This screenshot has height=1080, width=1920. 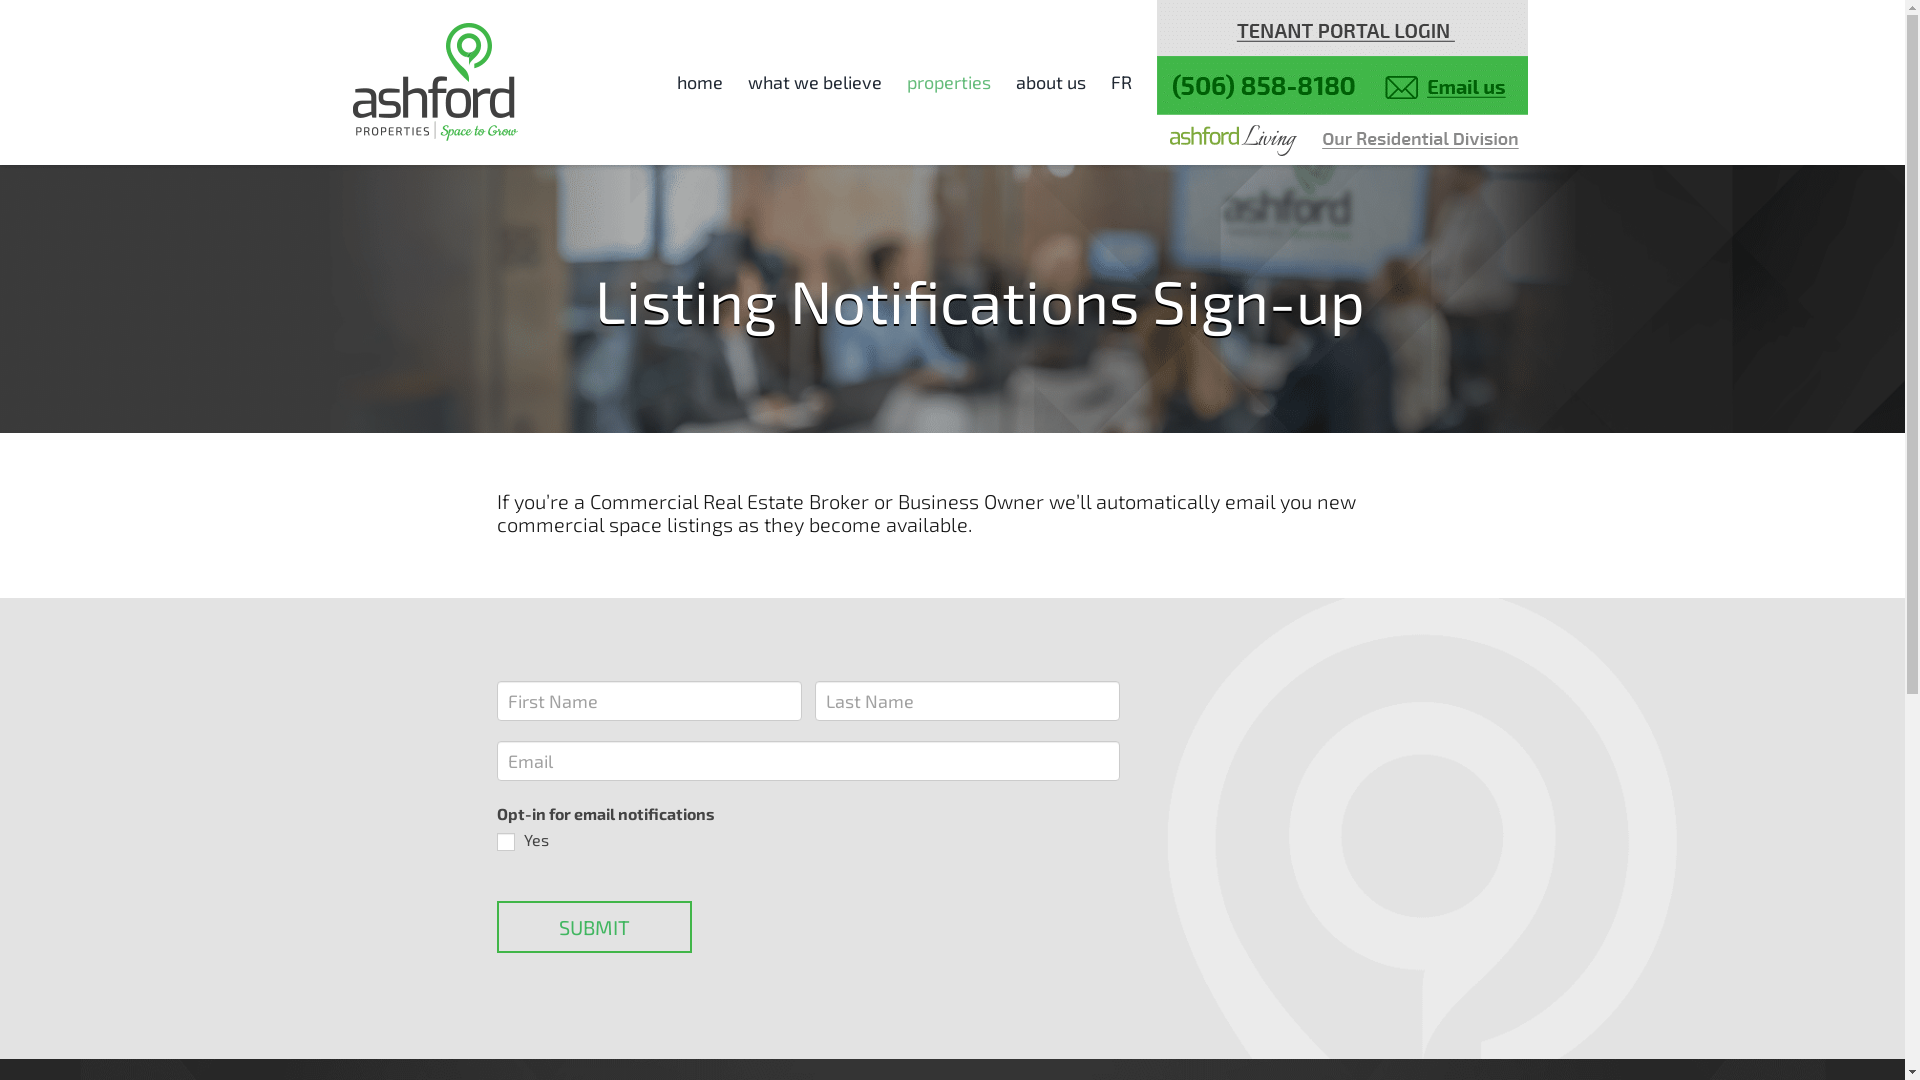 I want to click on 'SUBMIT', so click(x=592, y=926).